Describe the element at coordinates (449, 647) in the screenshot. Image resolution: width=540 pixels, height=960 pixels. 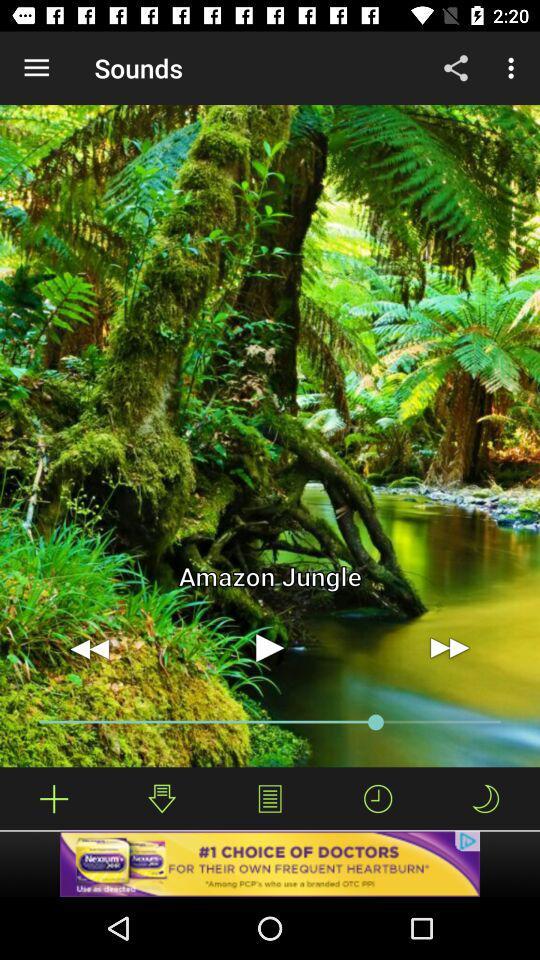
I see `forward option` at that location.